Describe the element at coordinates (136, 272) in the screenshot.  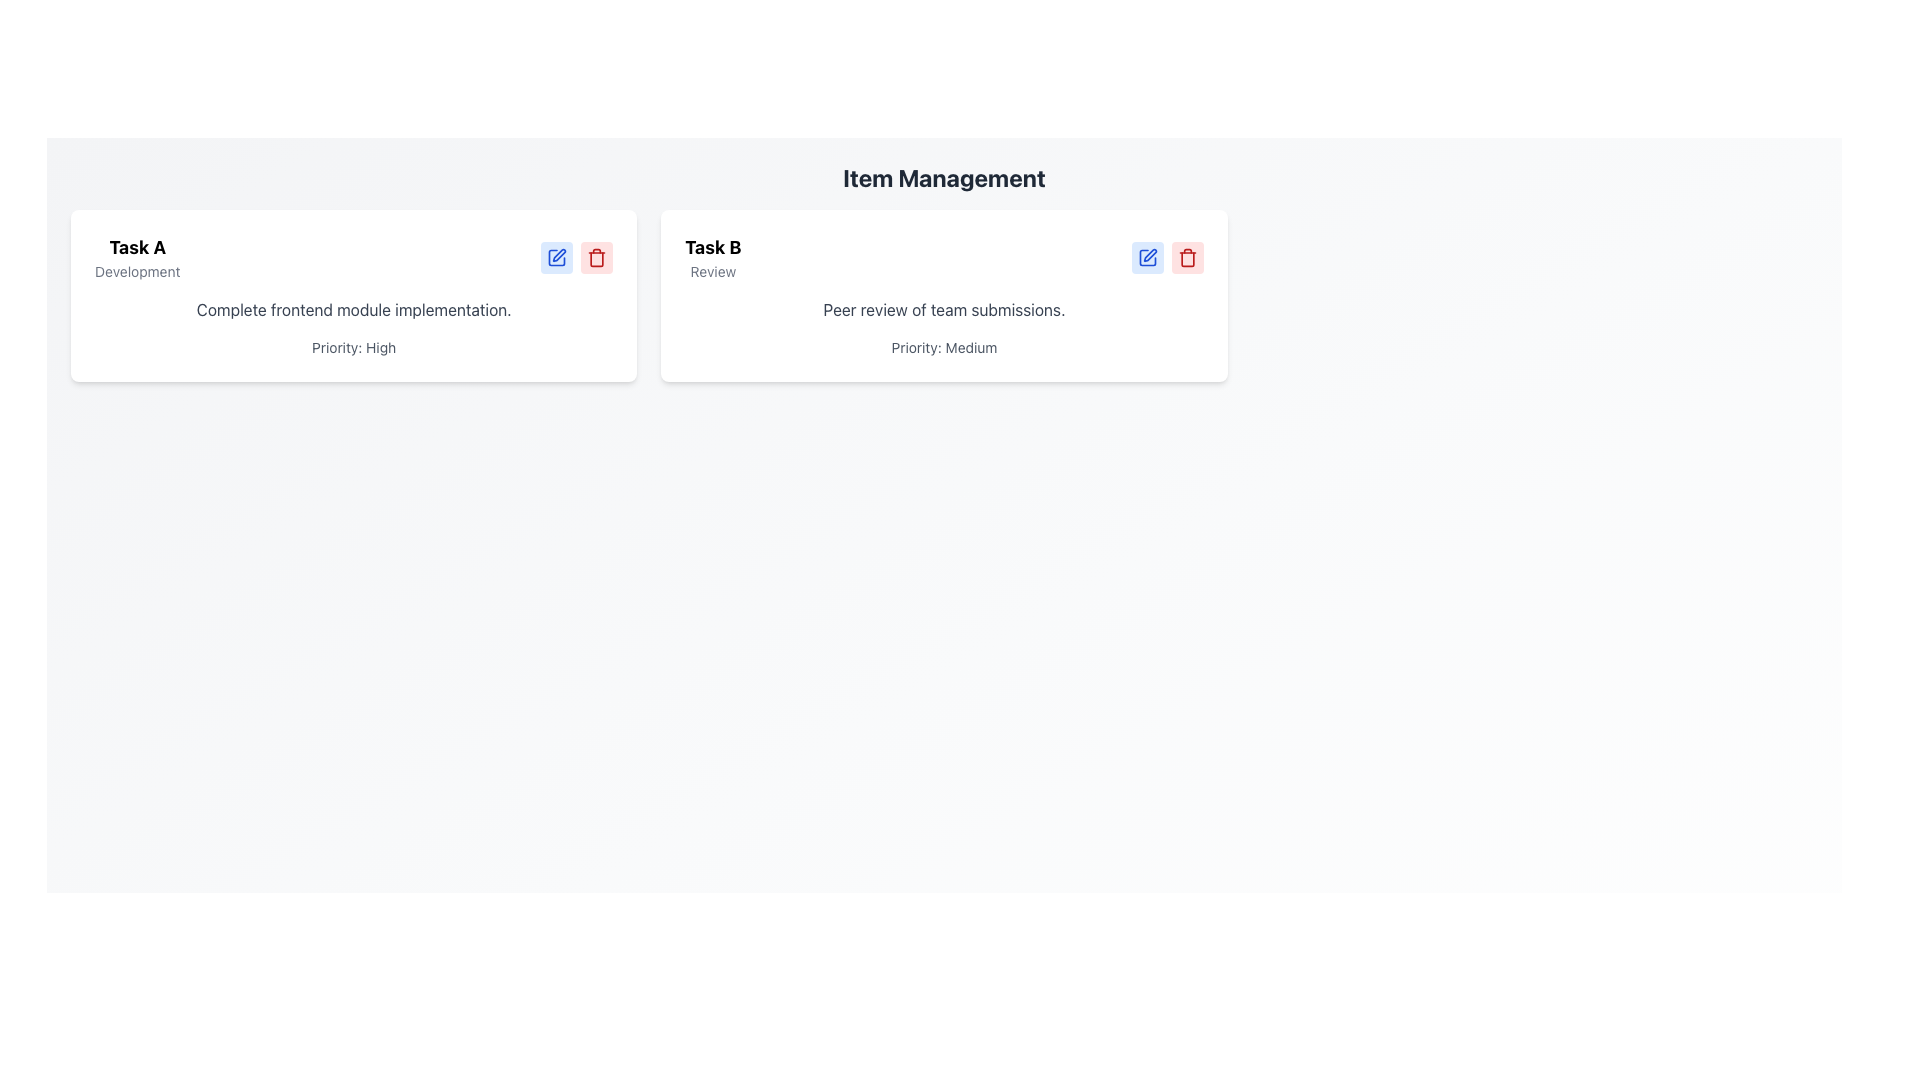
I see `the small text label containing the word 'Development', which is positioned directly below the bolded 'Task A' title in the task card` at that location.